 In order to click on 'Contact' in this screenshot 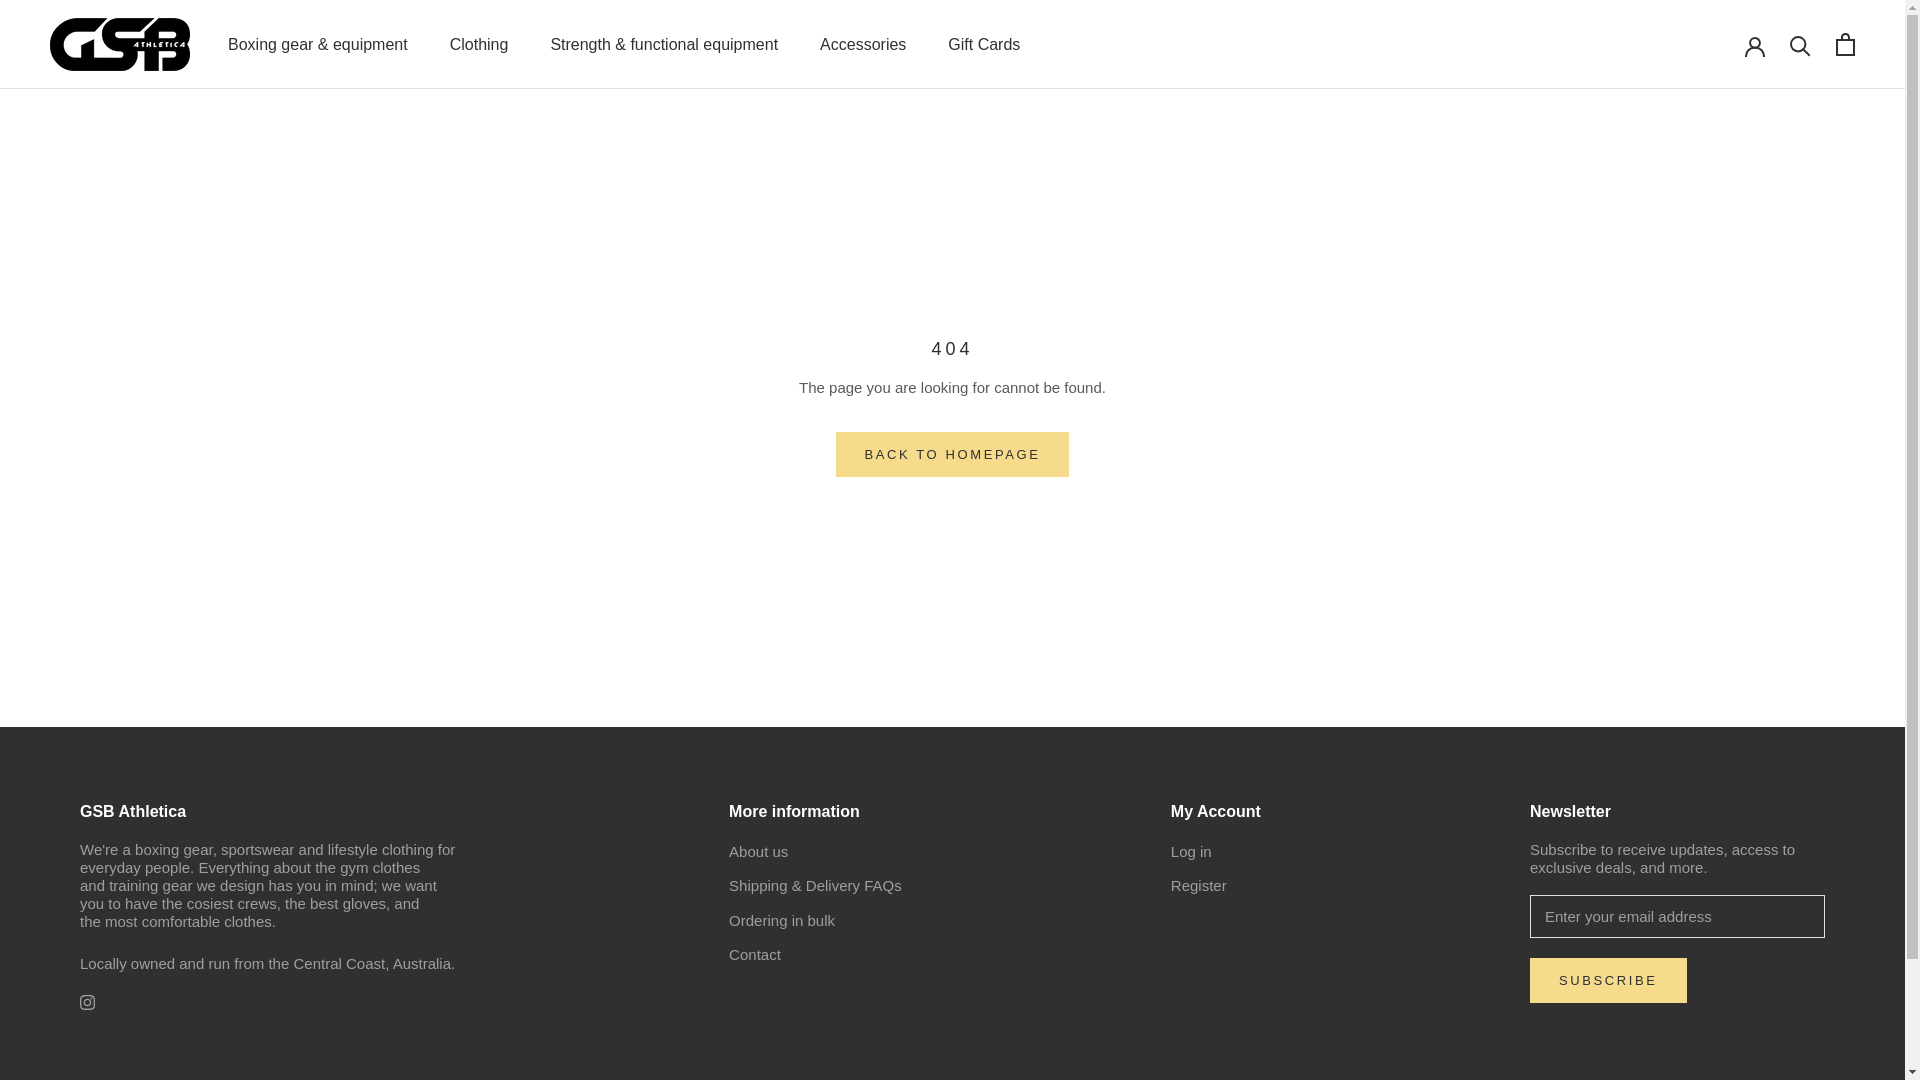, I will do `click(728, 954)`.